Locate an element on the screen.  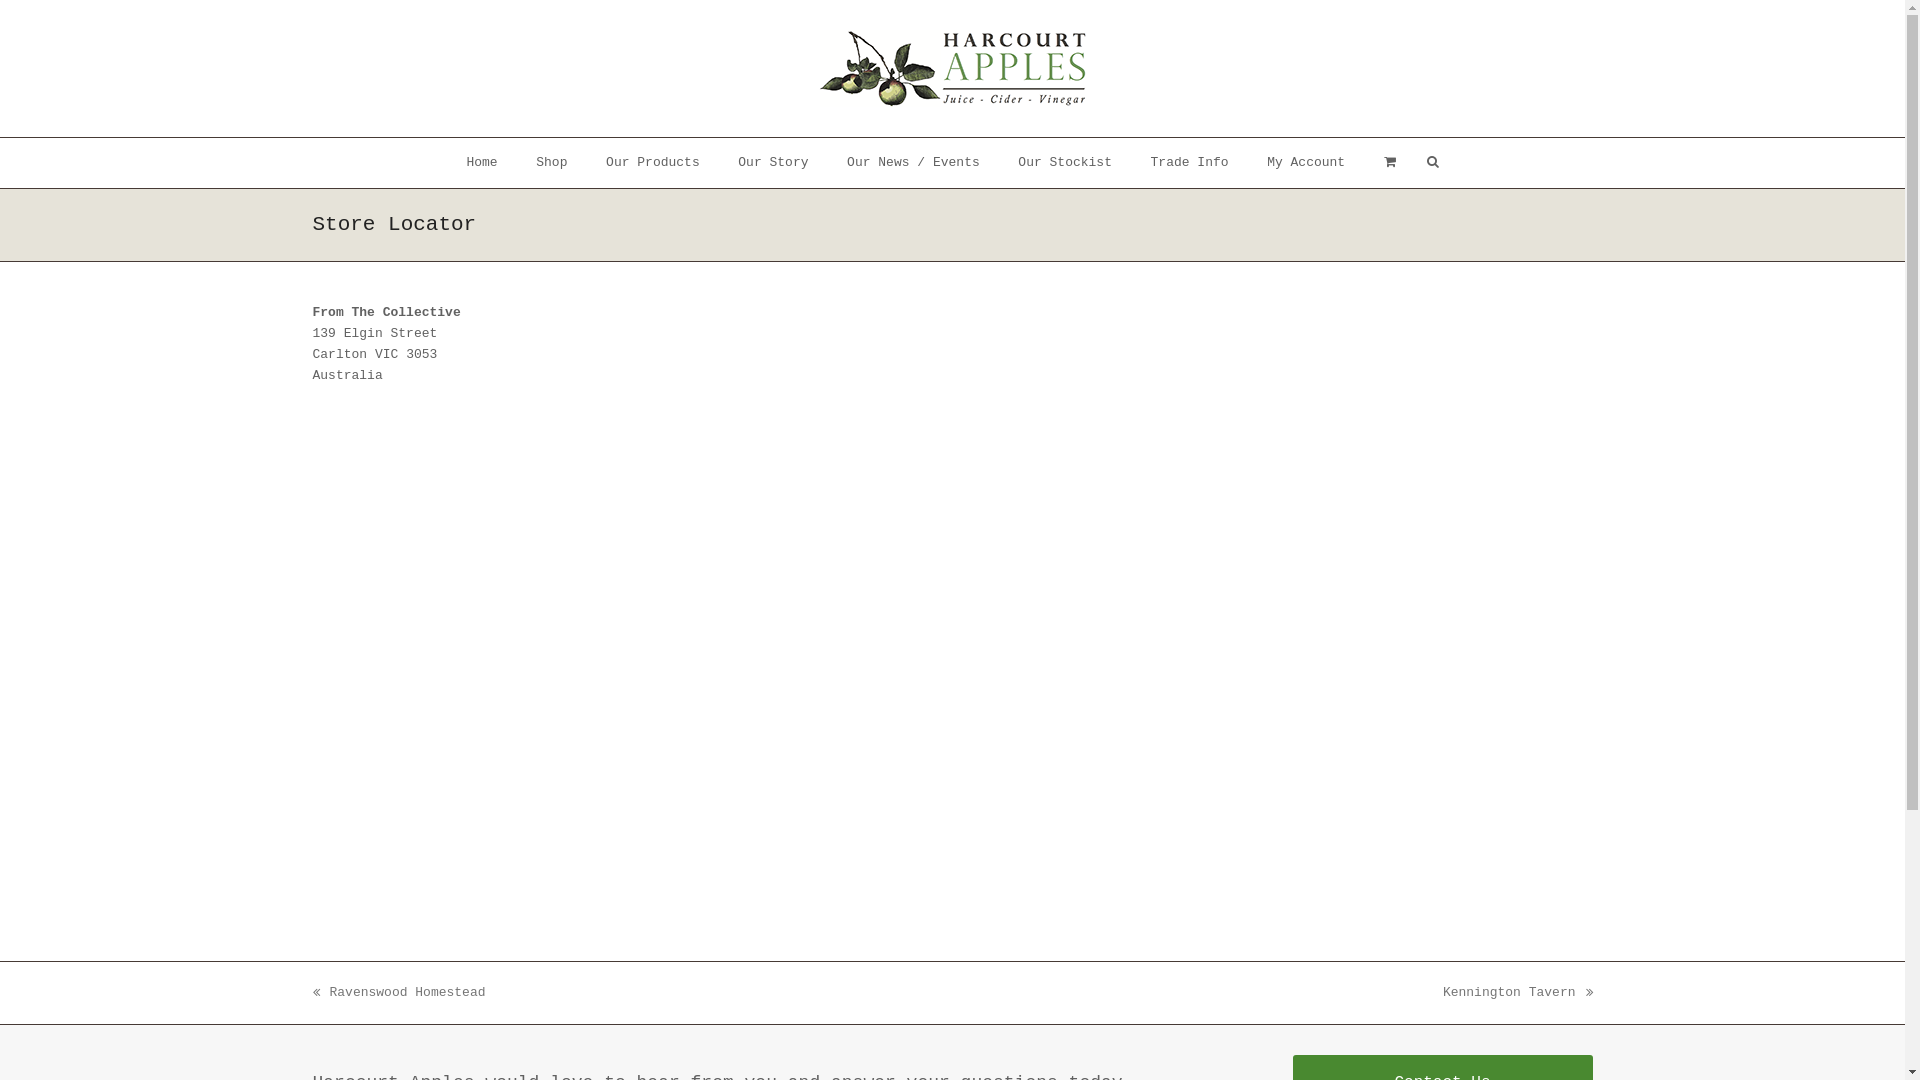
'Our Story' is located at coordinates (772, 161).